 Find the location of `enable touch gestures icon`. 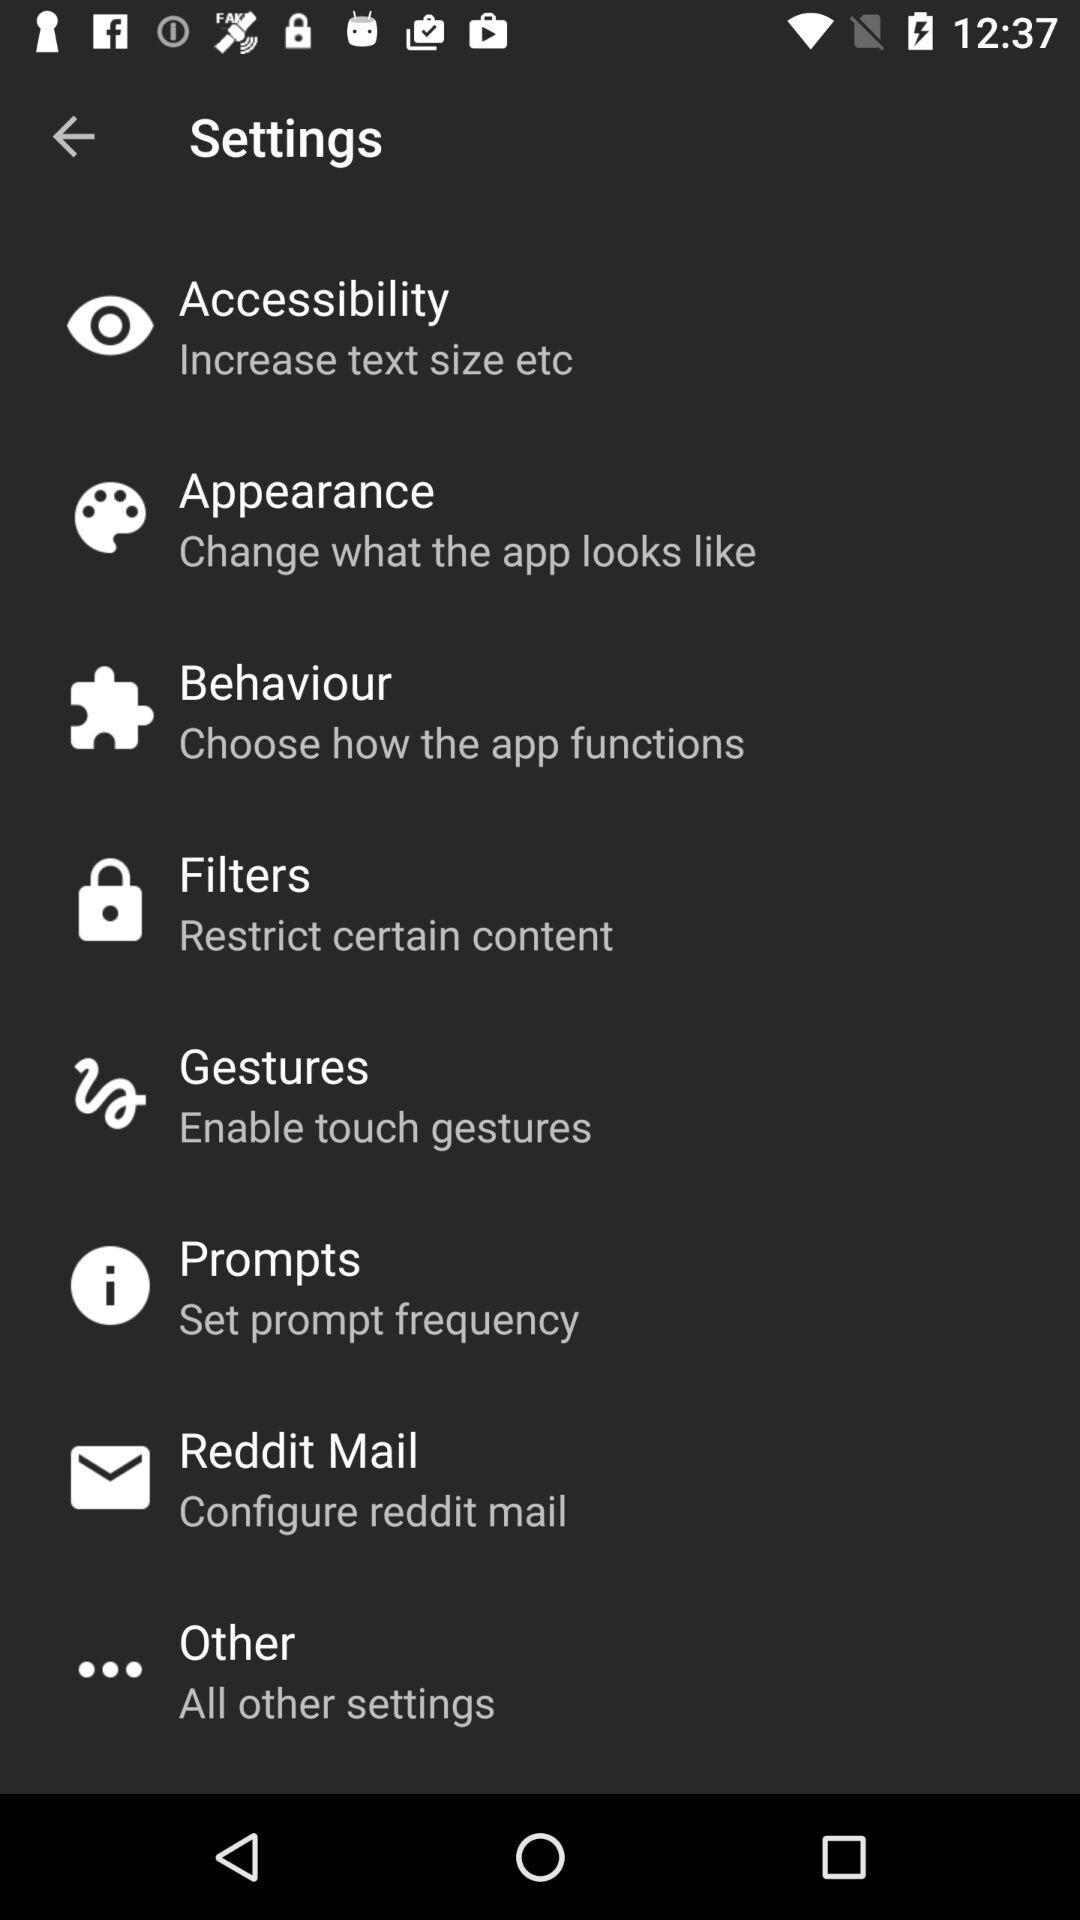

enable touch gestures icon is located at coordinates (385, 1125).